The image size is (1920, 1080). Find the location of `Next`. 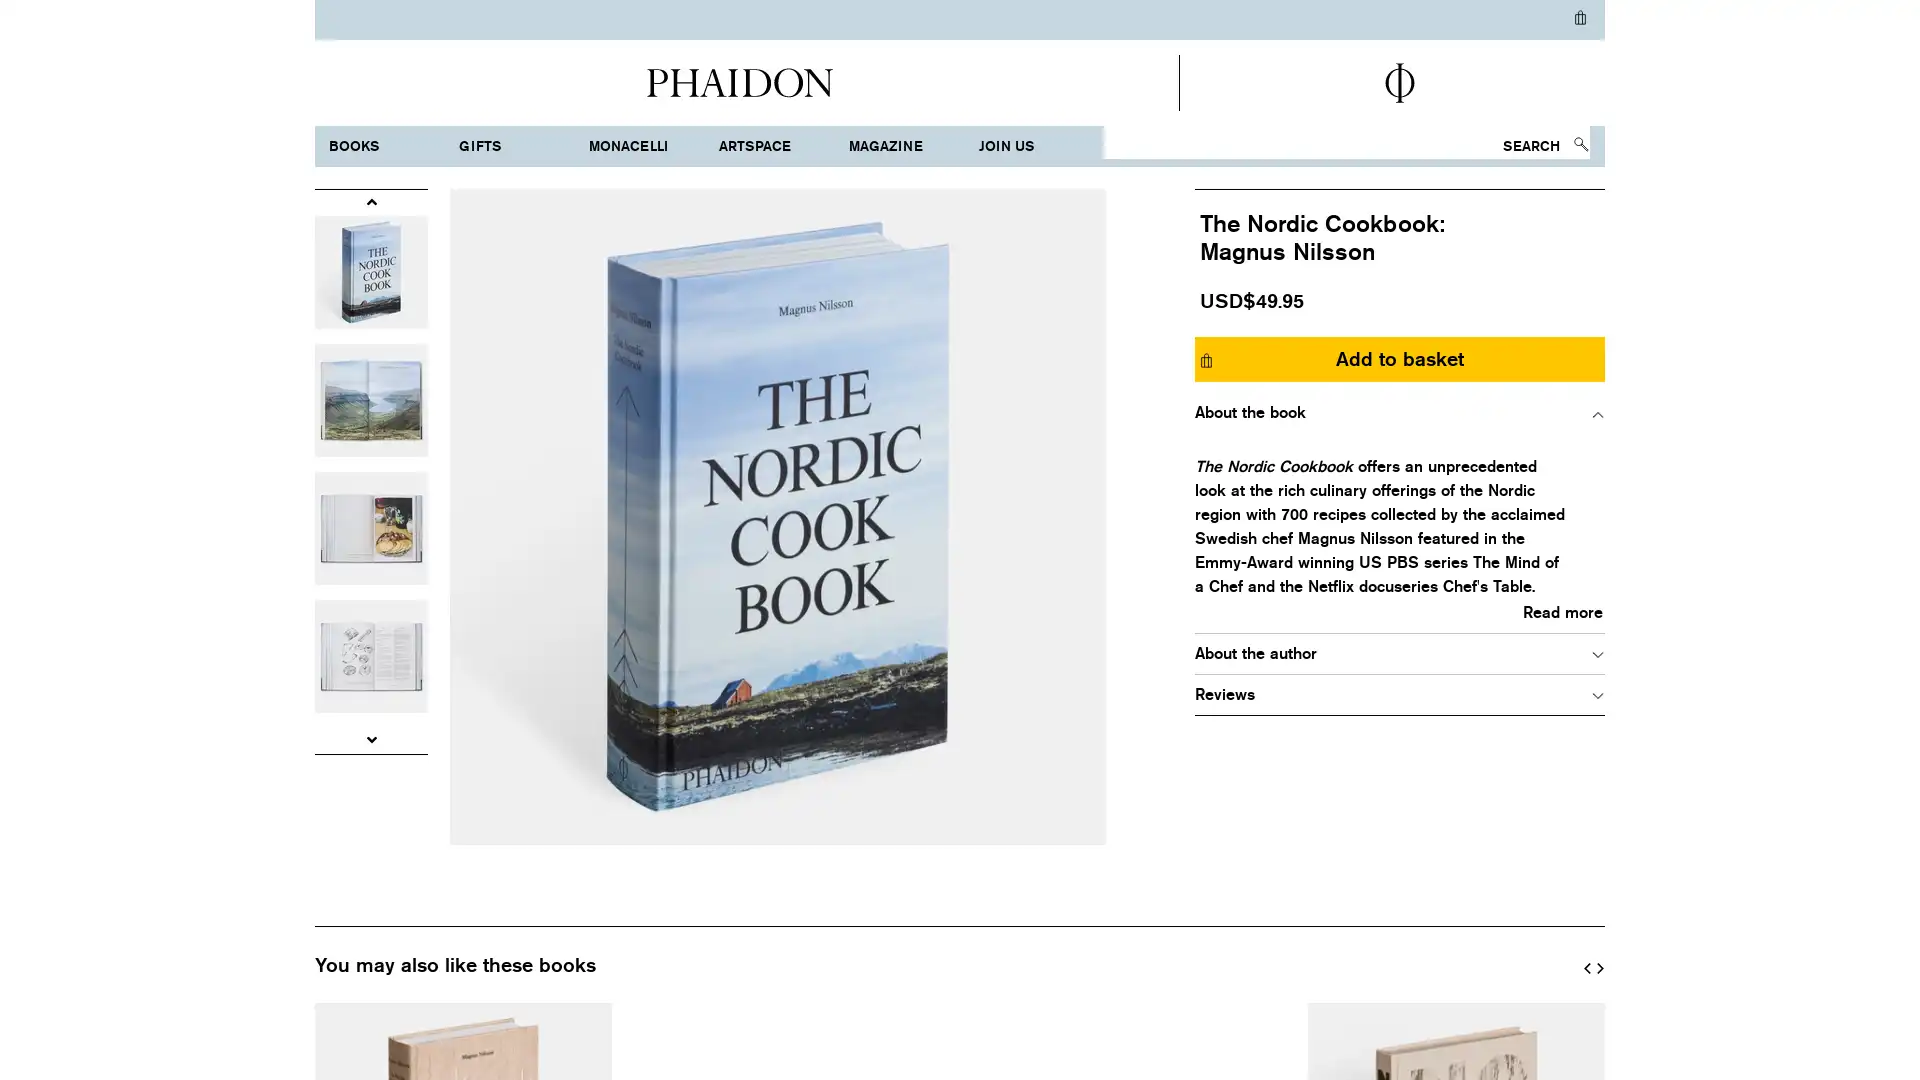

Next is located at coordinates (371, 740).